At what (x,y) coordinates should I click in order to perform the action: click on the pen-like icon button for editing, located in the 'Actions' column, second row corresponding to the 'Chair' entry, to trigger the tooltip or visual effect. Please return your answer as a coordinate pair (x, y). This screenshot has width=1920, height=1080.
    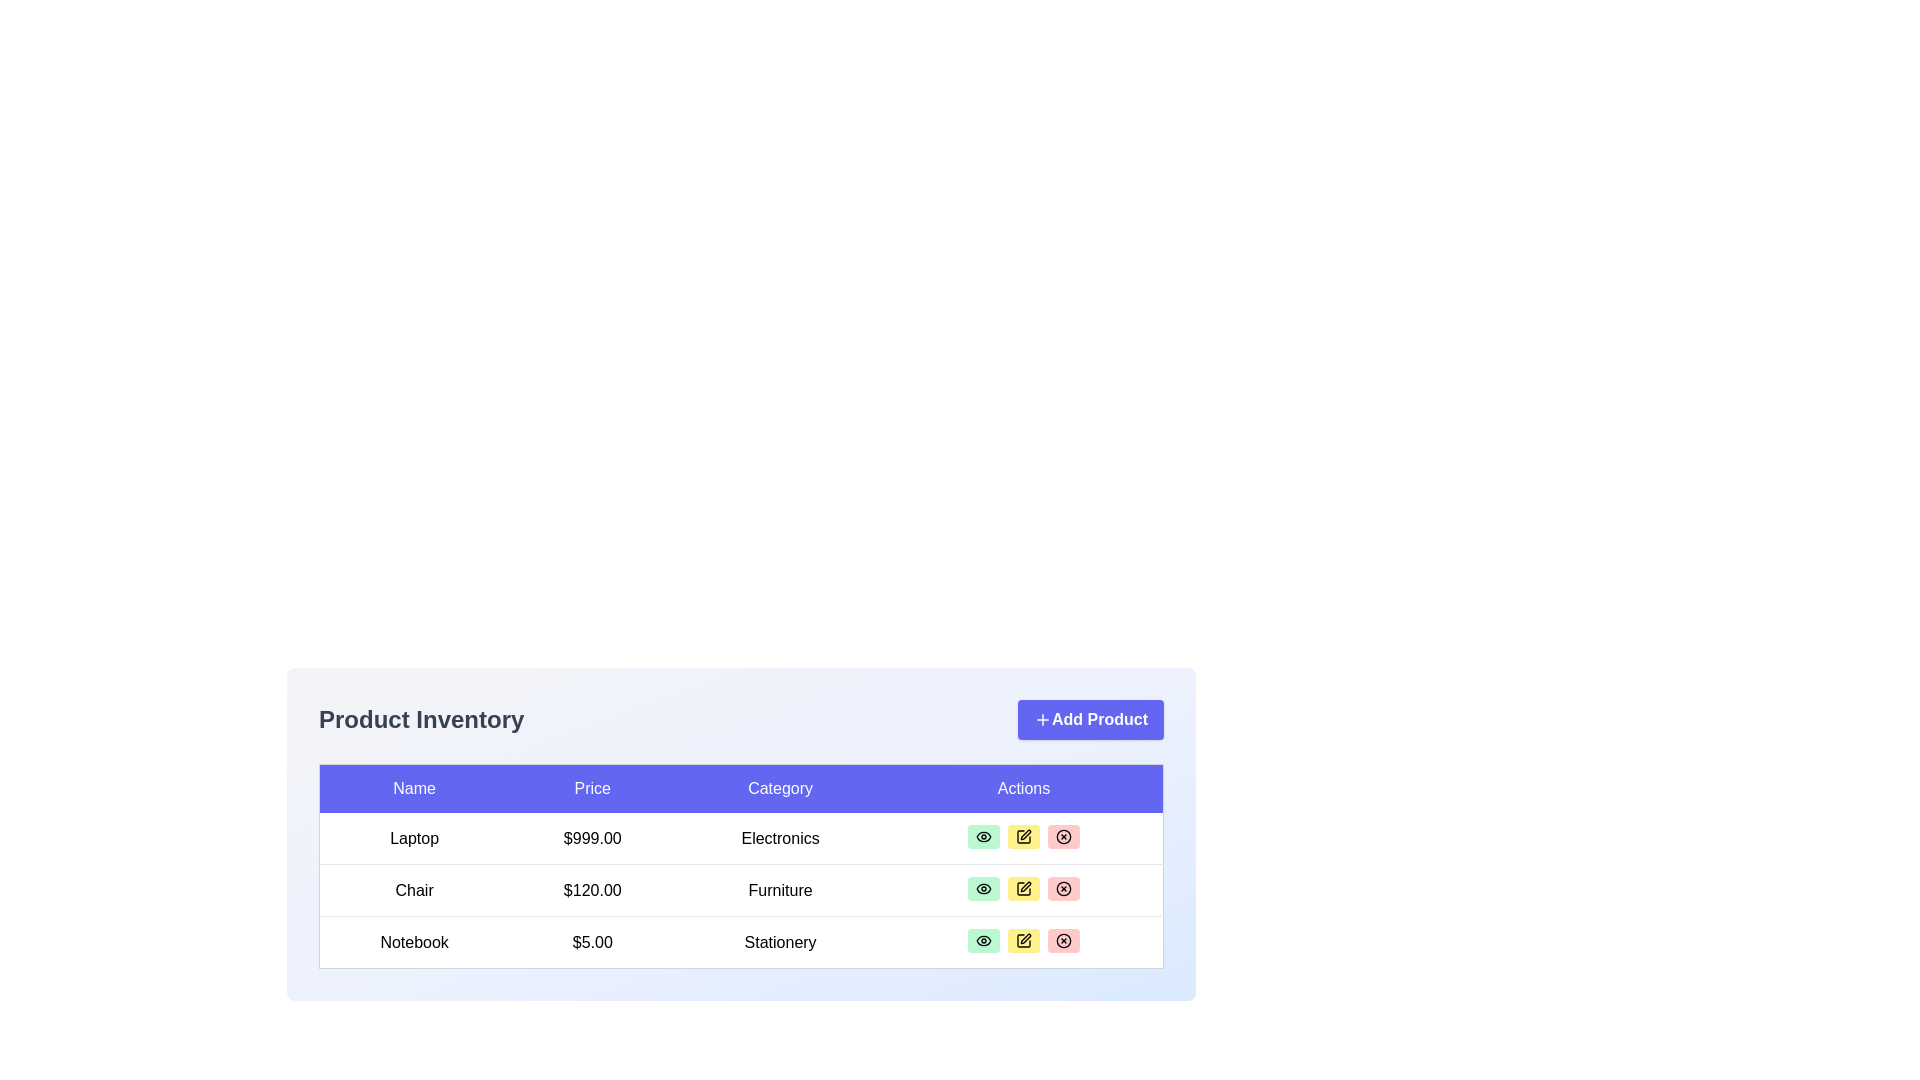
    Looking at the image, I should click on (1025, 834).